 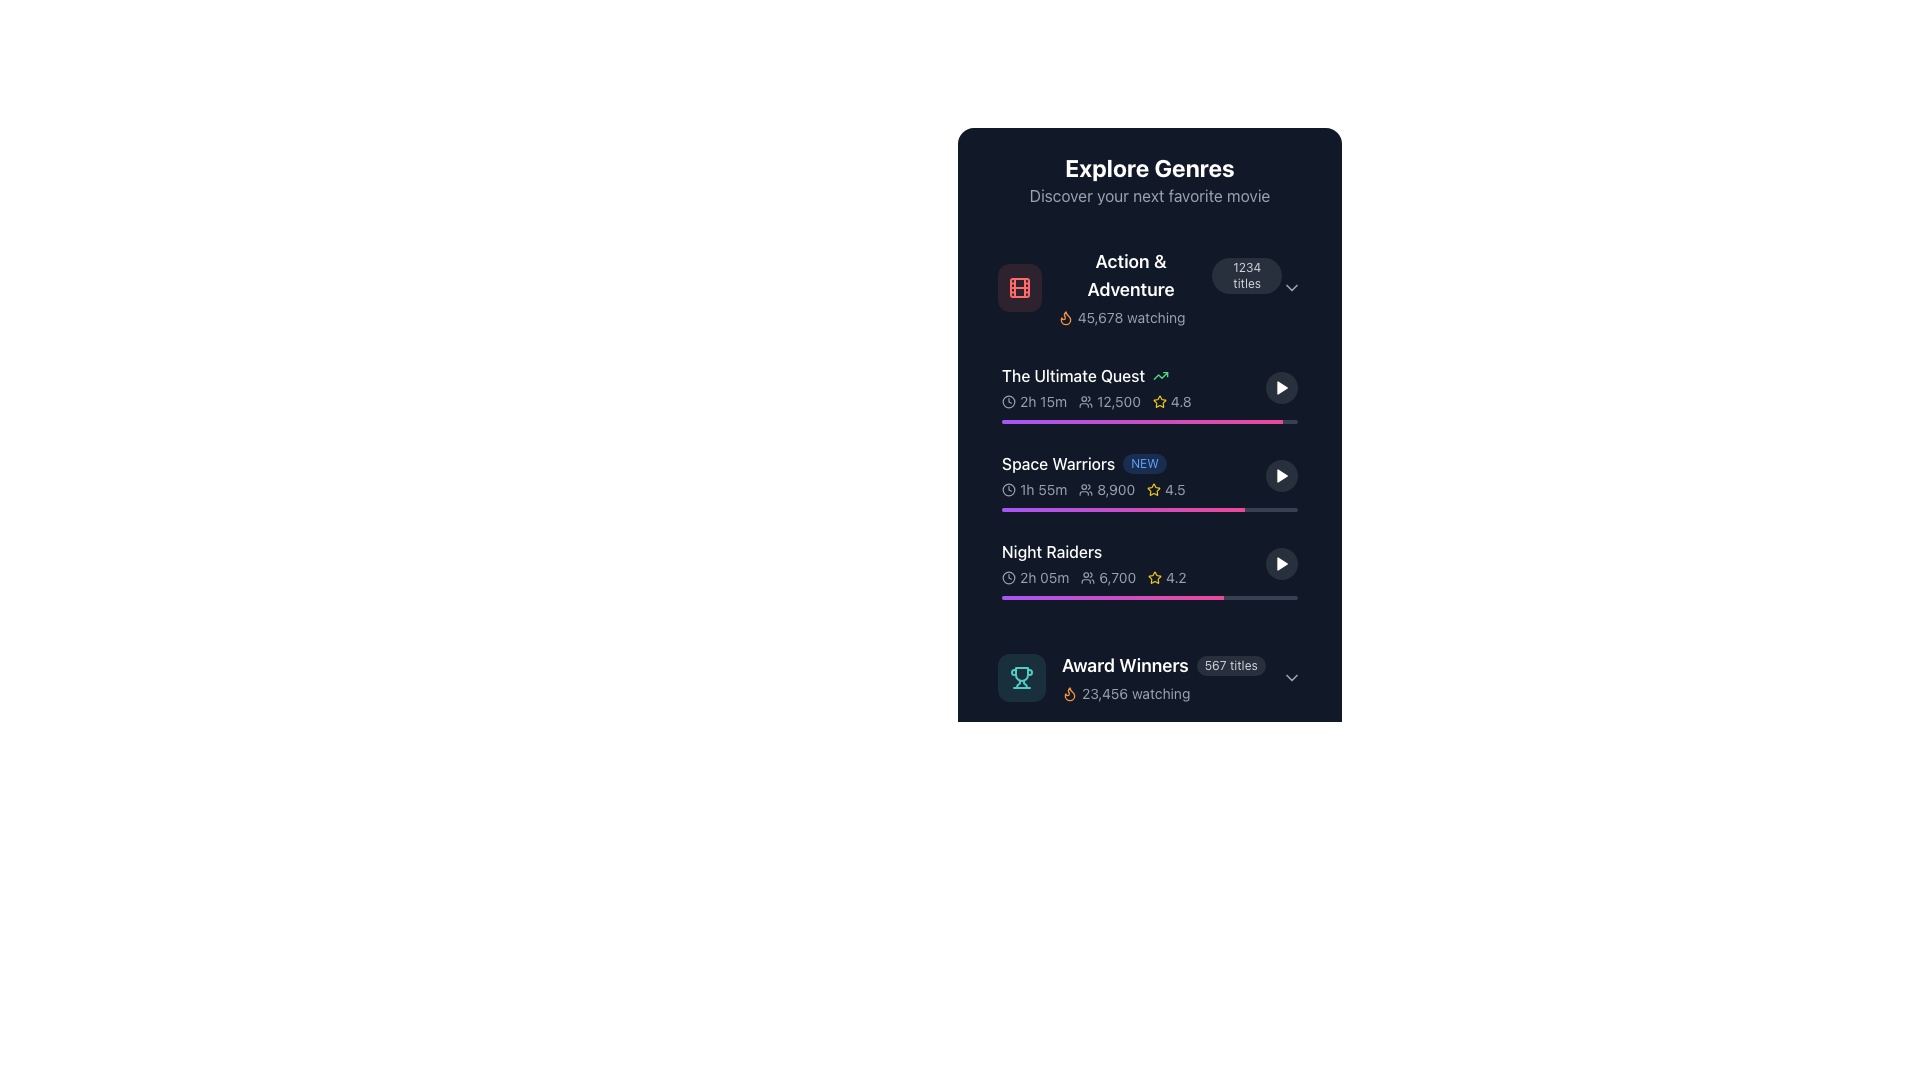 I want to click on the text label displaying 'The Ultimate Quest' with a green upward trending arrow icon, located in the 'Explore Genres' menu panel, so click(x=1133, y=375).